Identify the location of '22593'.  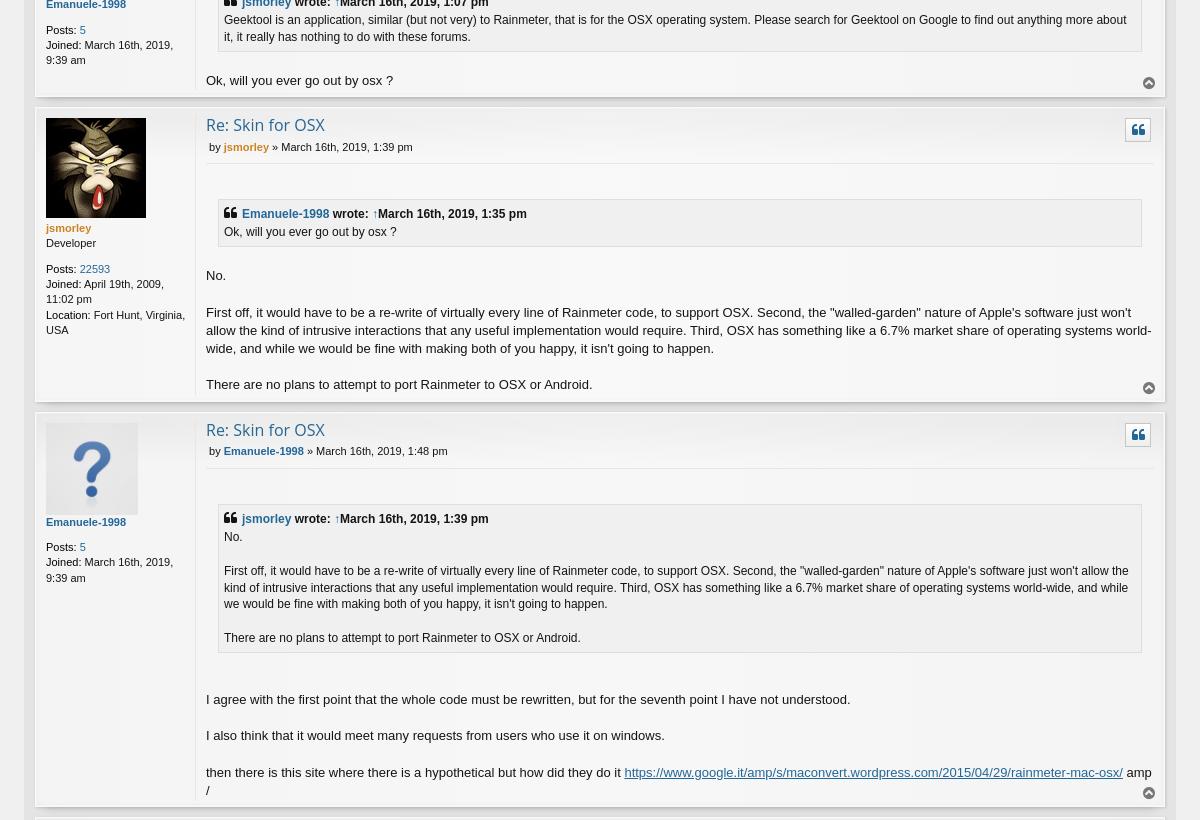
(94, 267).